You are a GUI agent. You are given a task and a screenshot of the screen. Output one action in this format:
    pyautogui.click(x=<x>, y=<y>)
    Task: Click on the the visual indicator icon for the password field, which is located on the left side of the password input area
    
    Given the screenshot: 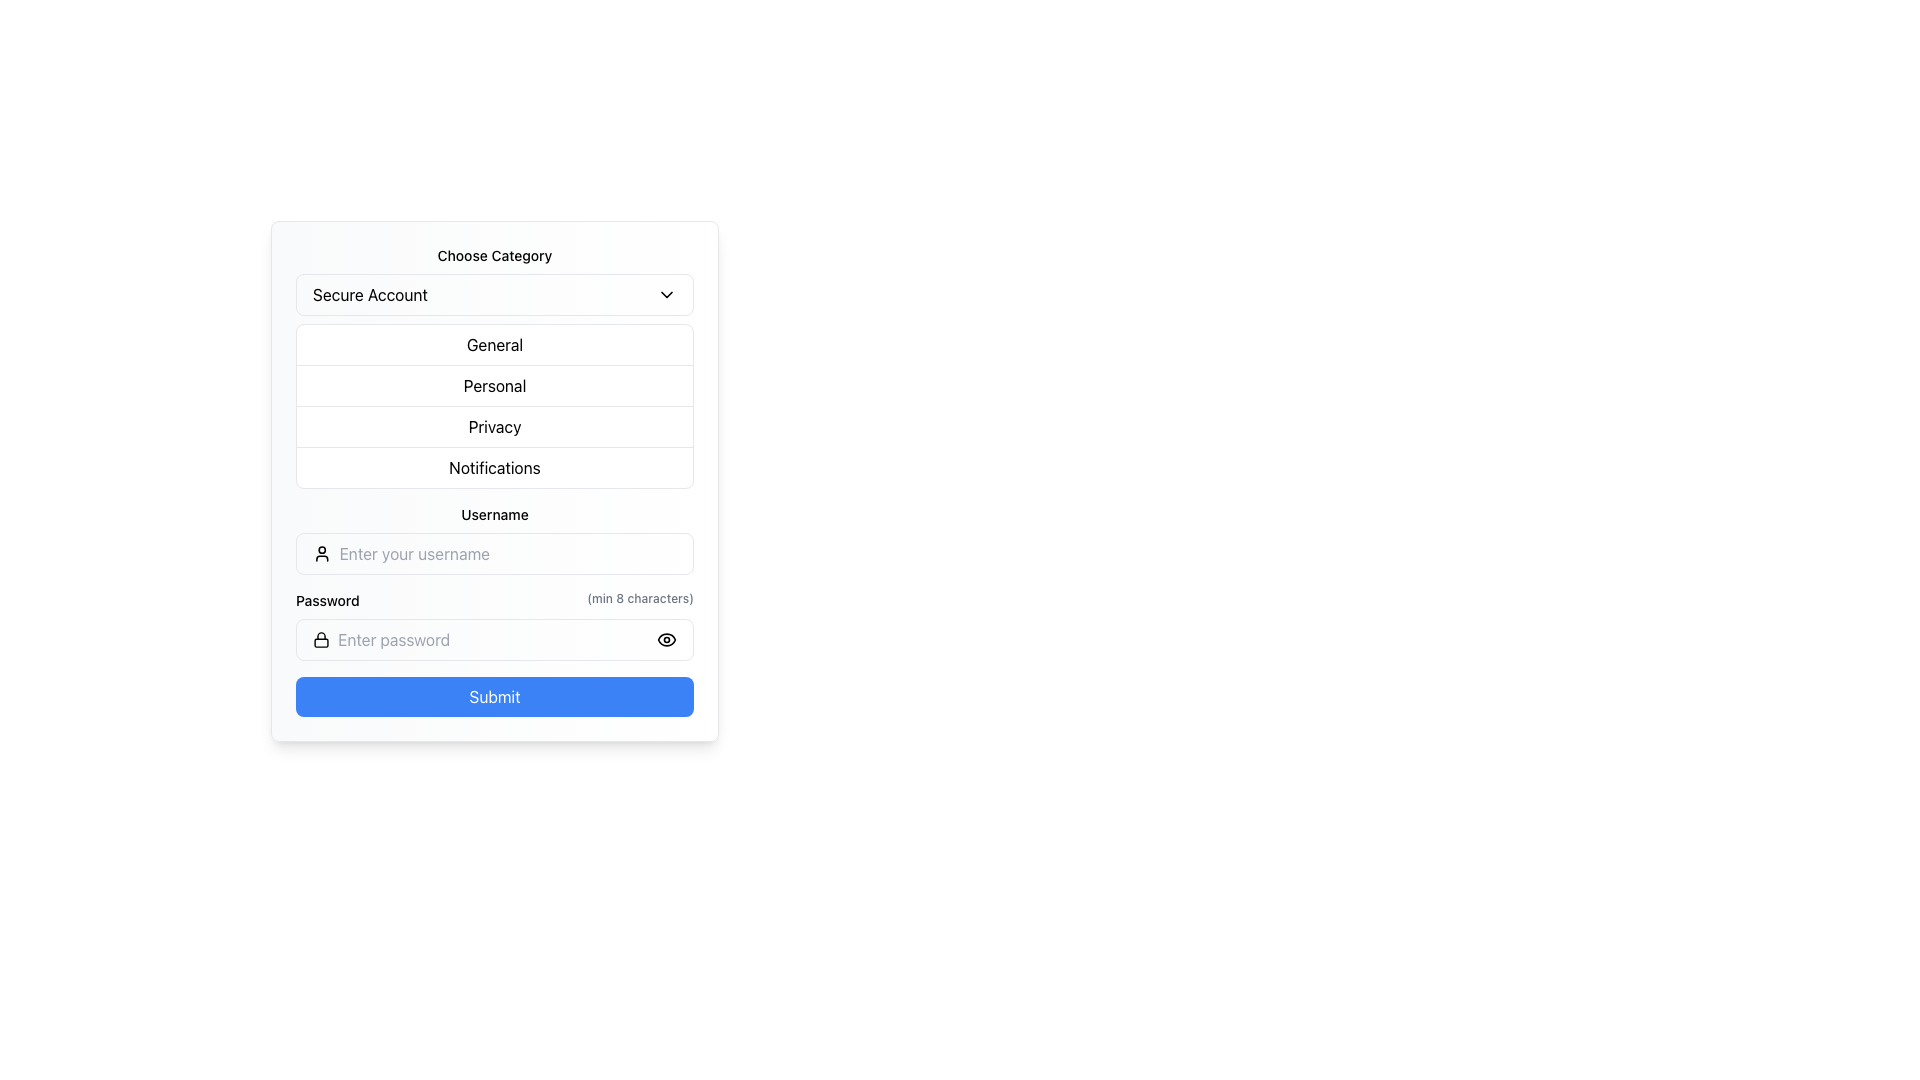 What is the action you would take?
    pyautogui.click(x=321, y=640)
    